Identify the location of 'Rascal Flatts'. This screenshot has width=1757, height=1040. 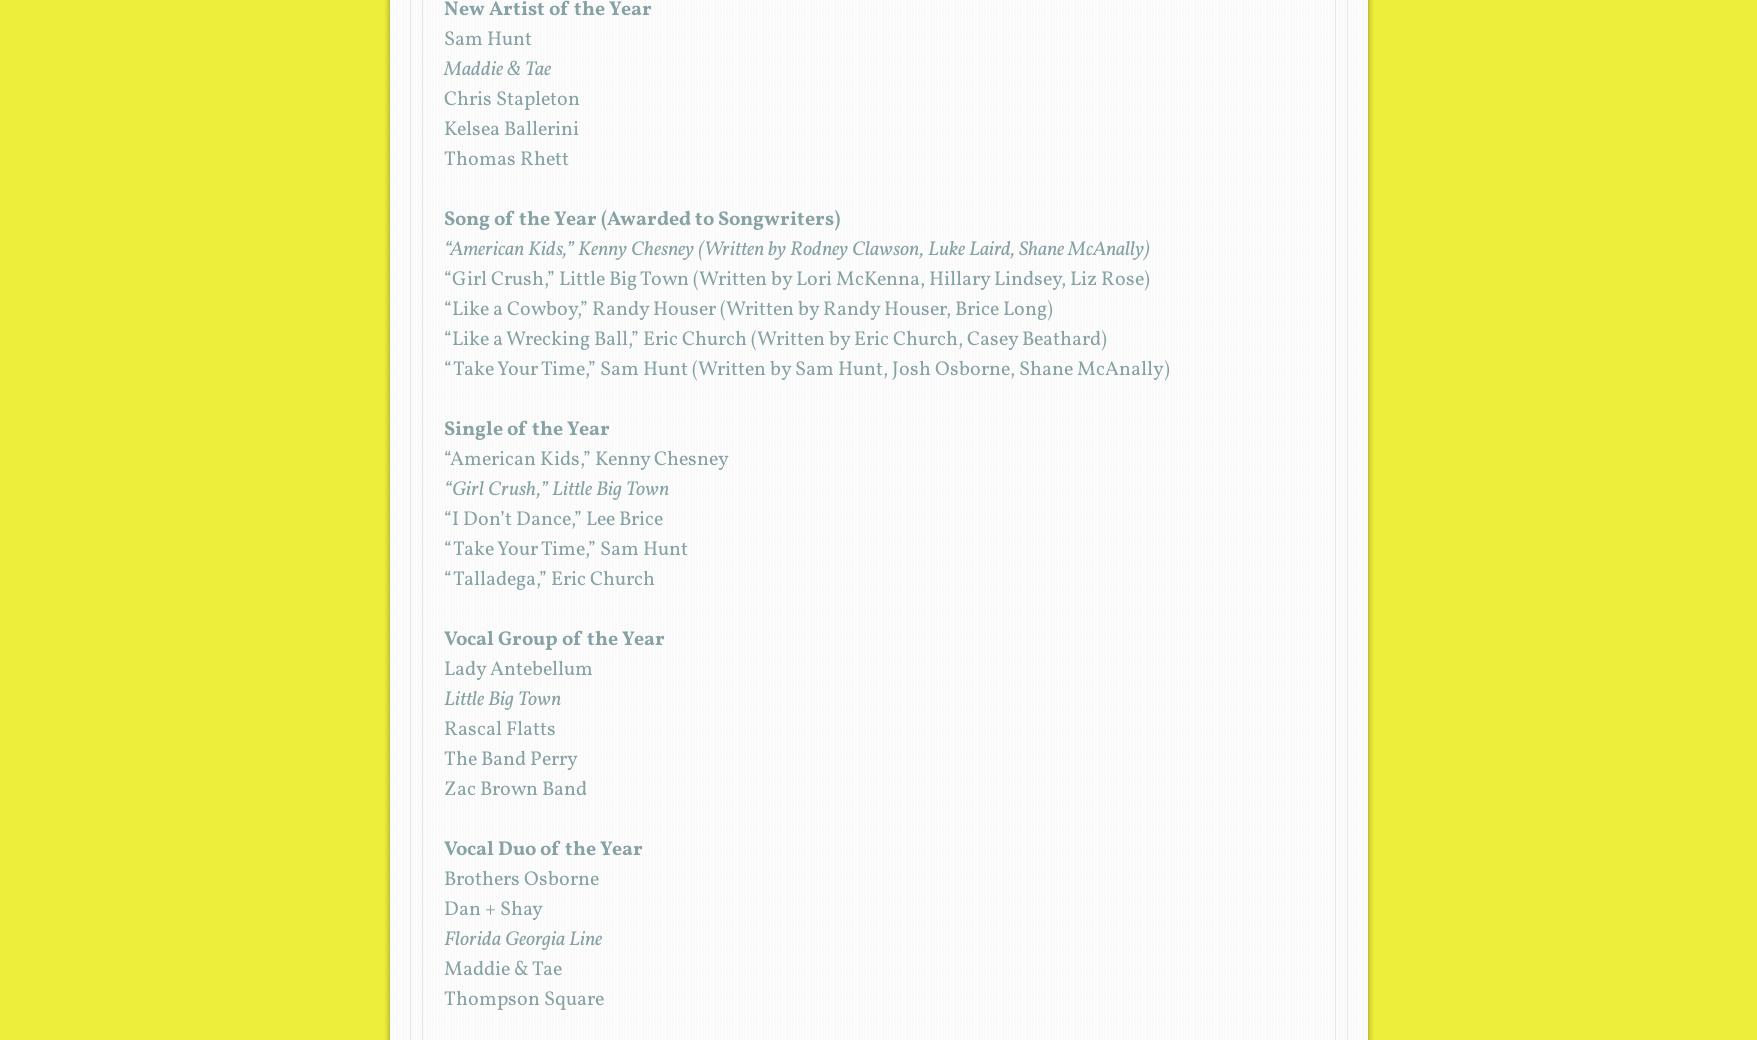
(497, 729).